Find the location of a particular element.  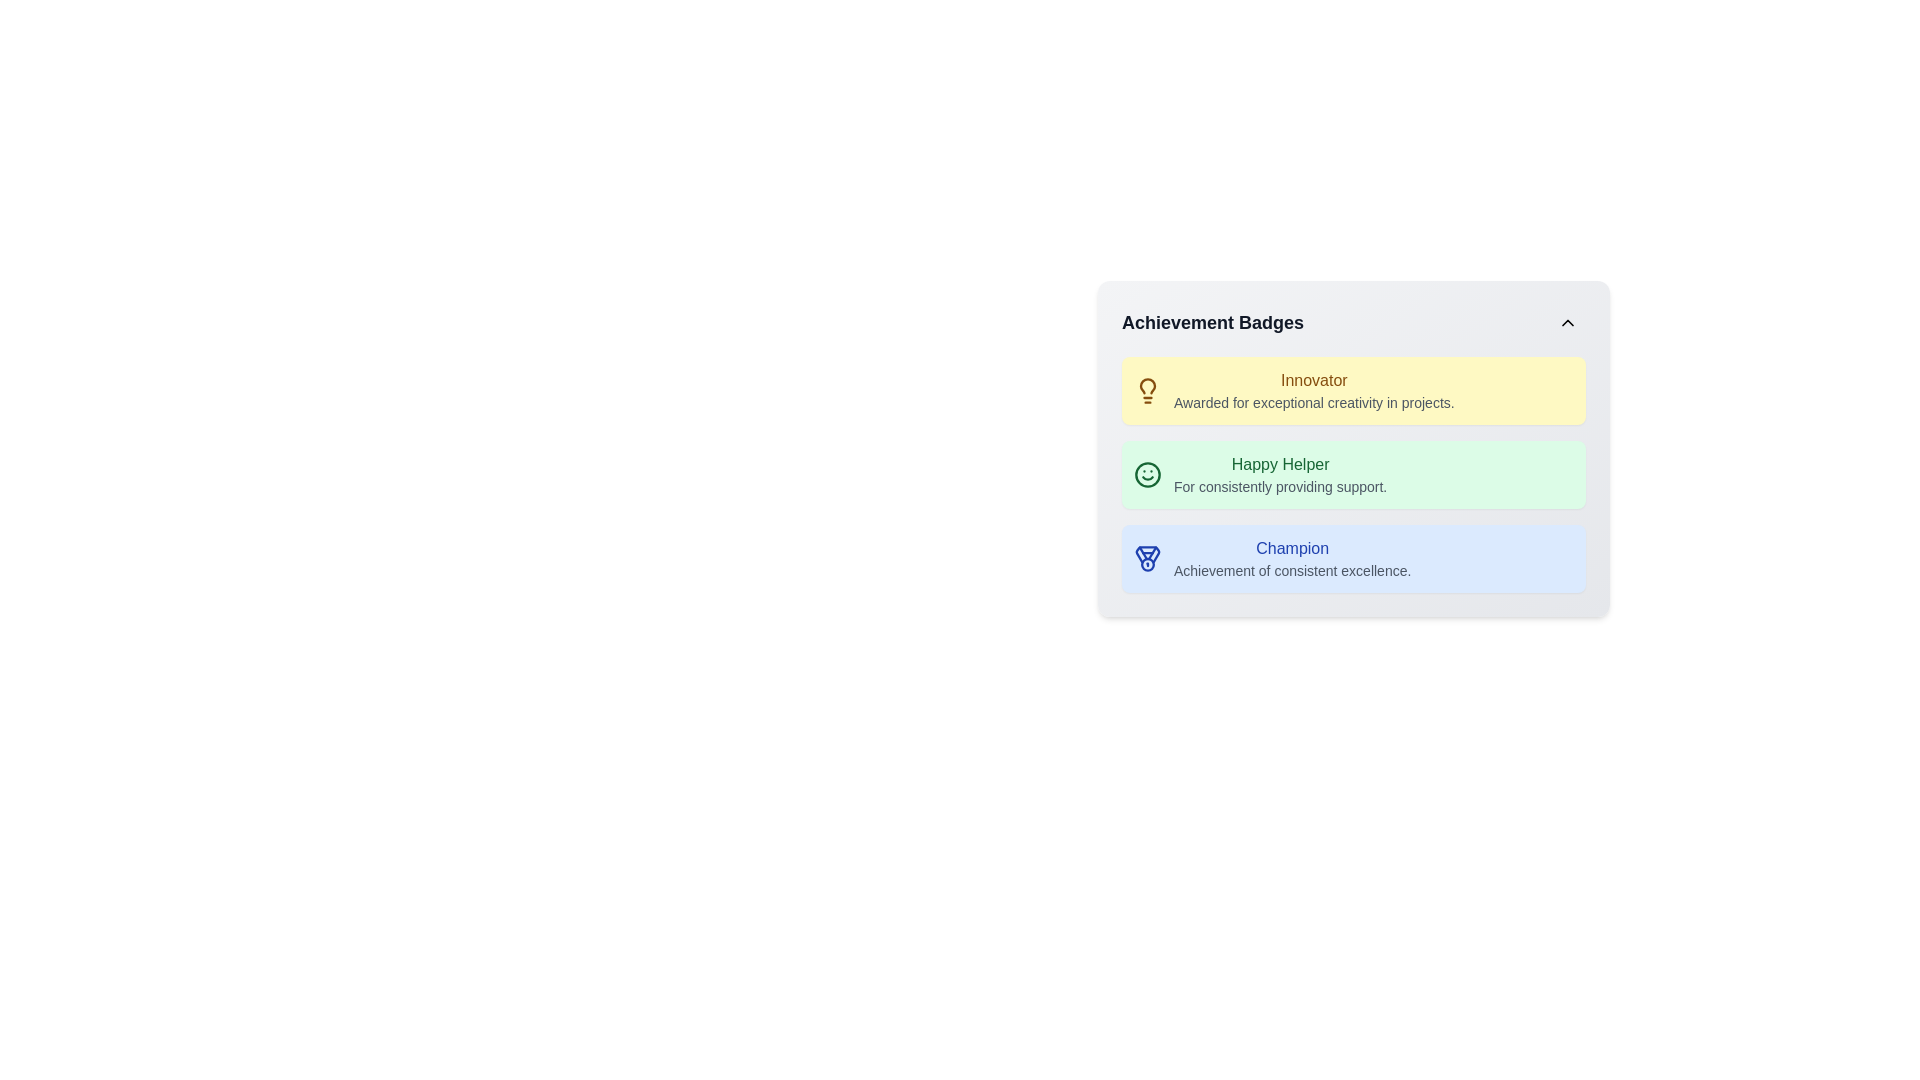

text content of the subtitle element that provides descriptive information about the 'Happy Helper' achievement, located directly under the 'Happy Helper' title is located at coordinates (1280, 486).